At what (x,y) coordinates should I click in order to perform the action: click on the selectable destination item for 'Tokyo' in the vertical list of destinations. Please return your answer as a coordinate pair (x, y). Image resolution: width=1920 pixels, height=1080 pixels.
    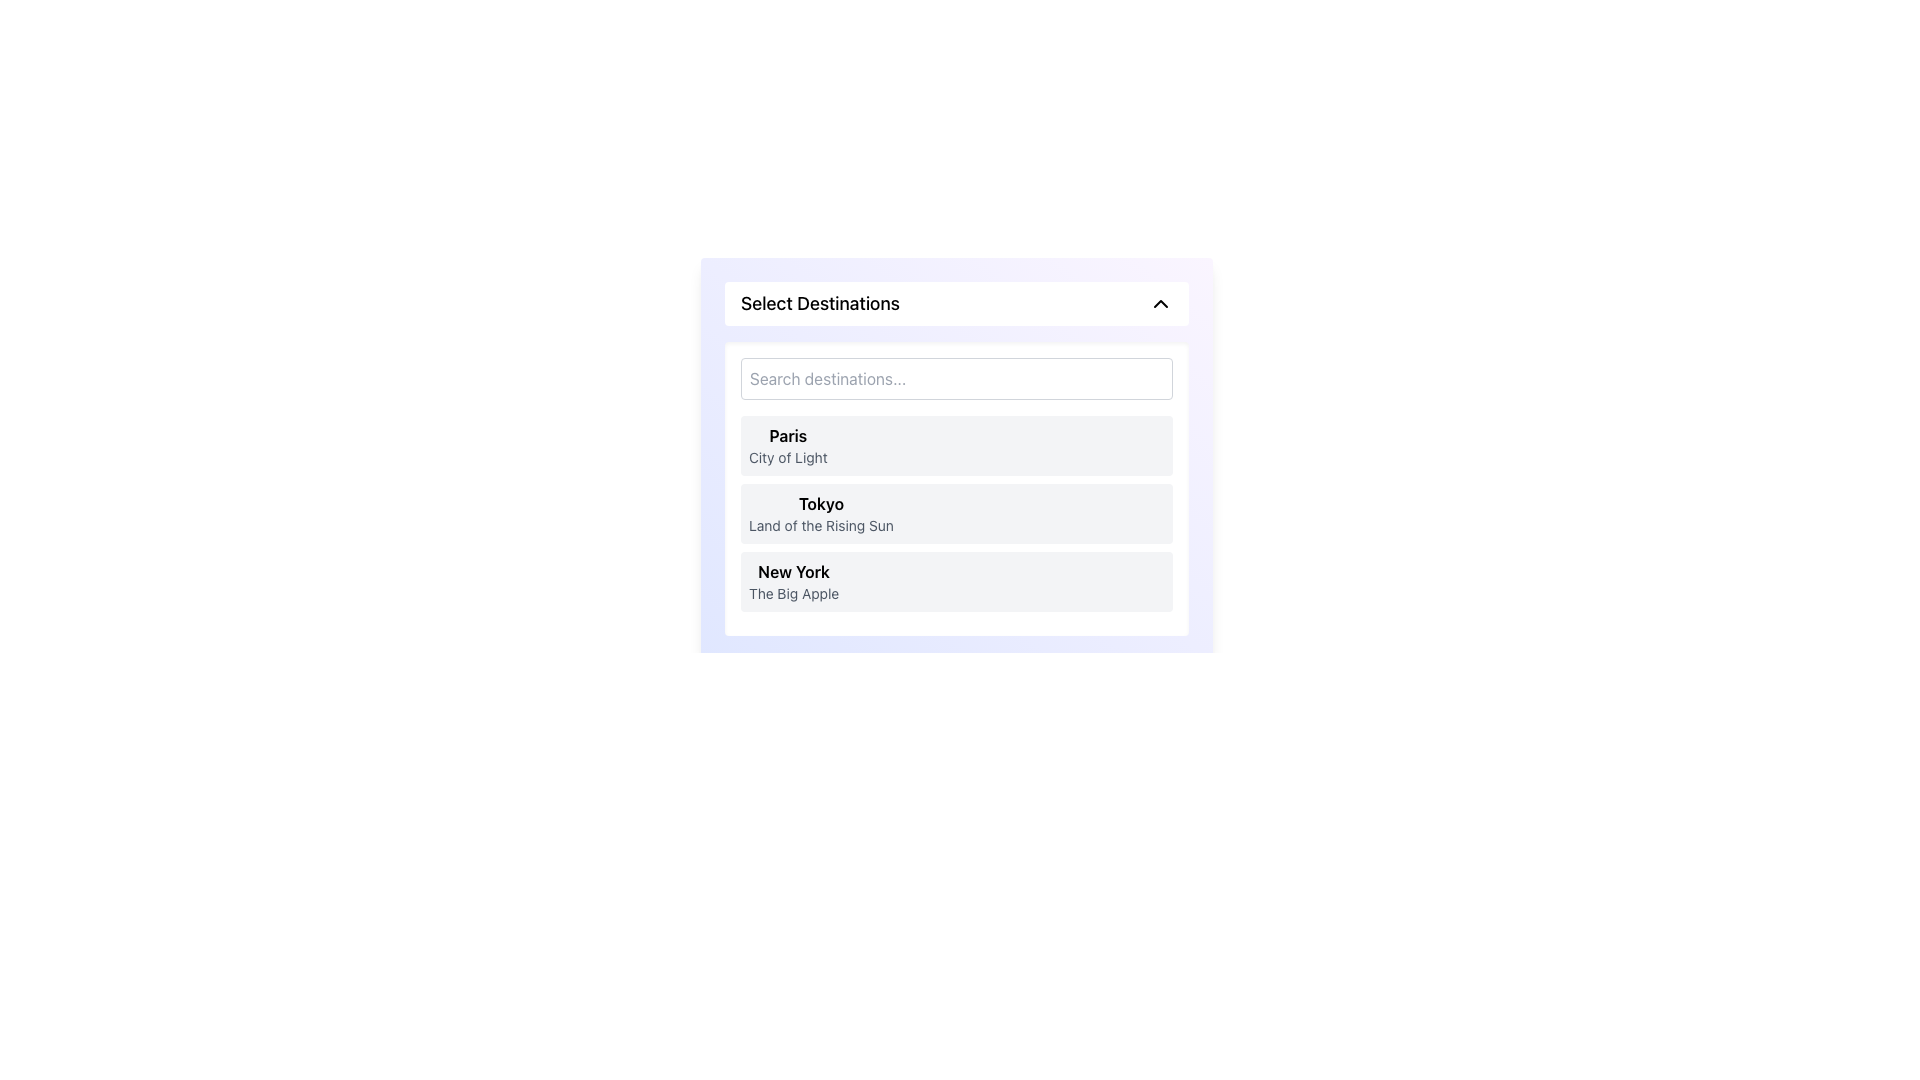
    Looking at the image, I should click on (955, 512).